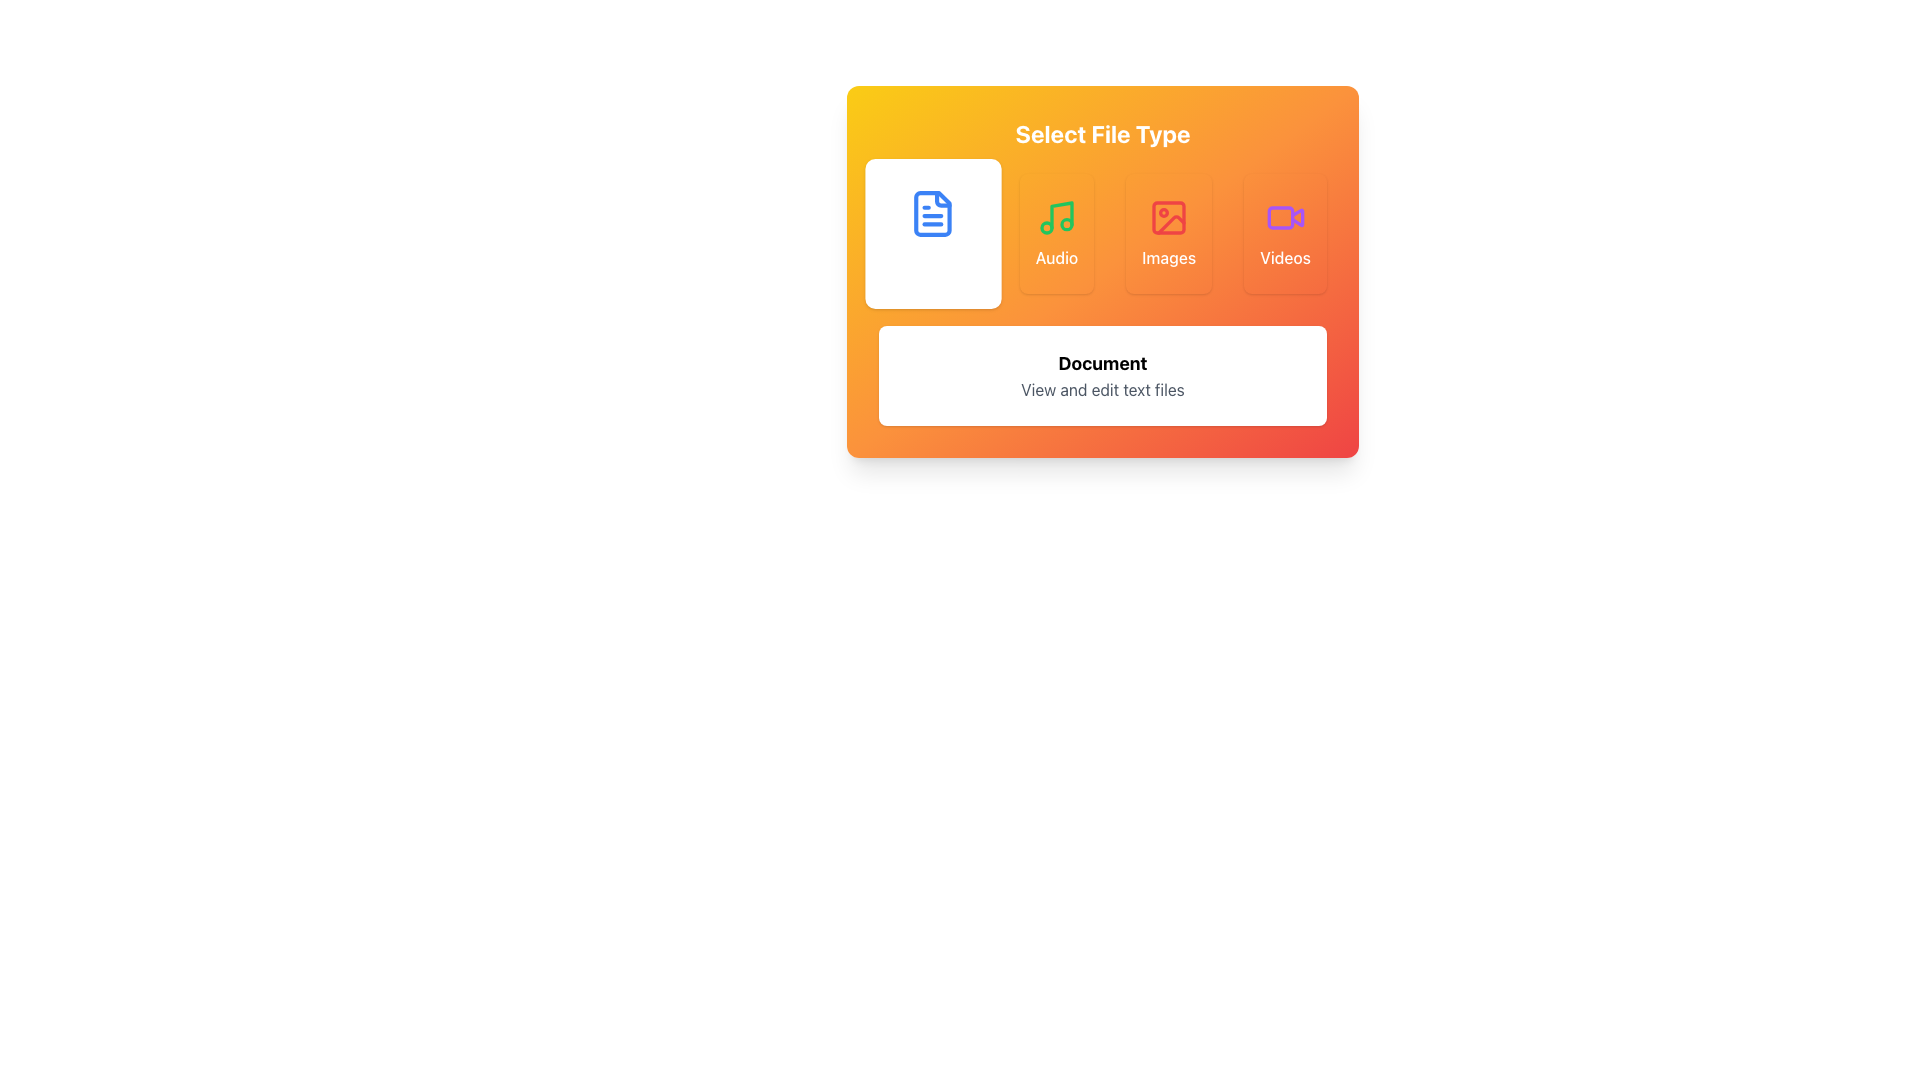 The image size is (1920, 1080). Describe the element at coordinates (1055, 257) in the screenshot. I see `the 'Audio' text label, which is styled with a medium-weight font in white color on an orange background, located at the bottom of a button-like structure within the 'Select File Type' card` at that location.